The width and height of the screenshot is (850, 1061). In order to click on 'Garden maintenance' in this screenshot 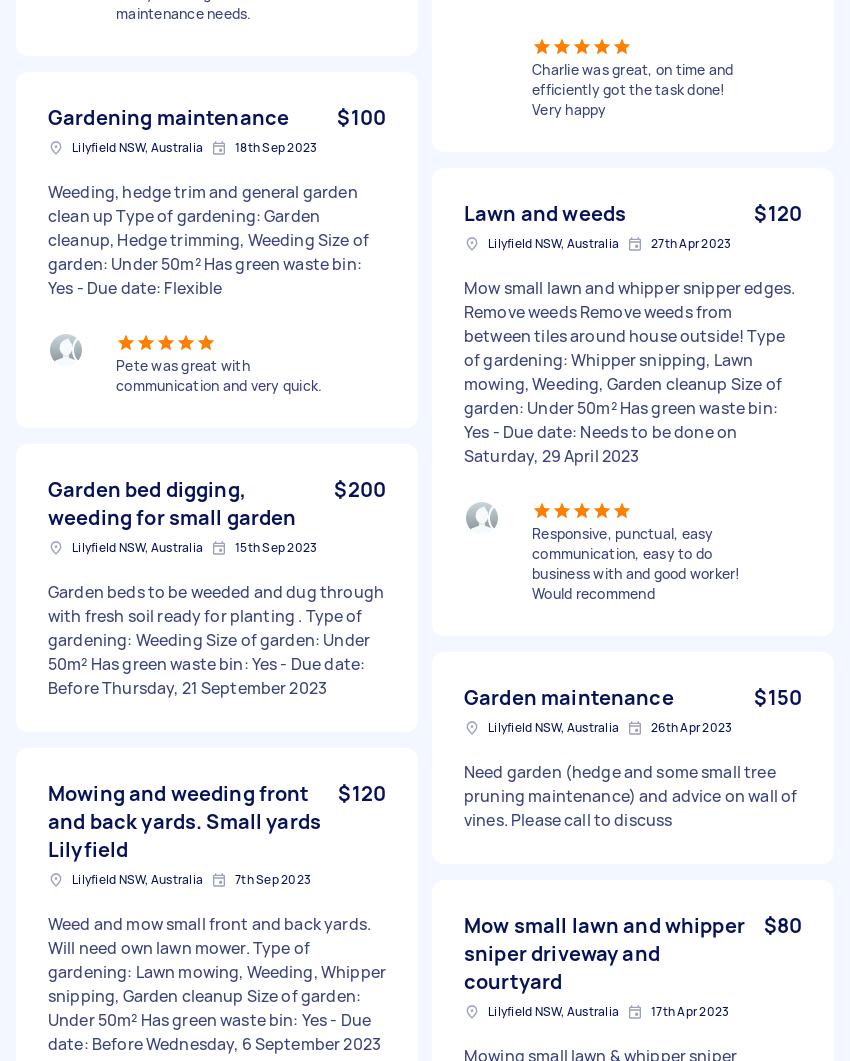, I will do `click(568, 696)`.